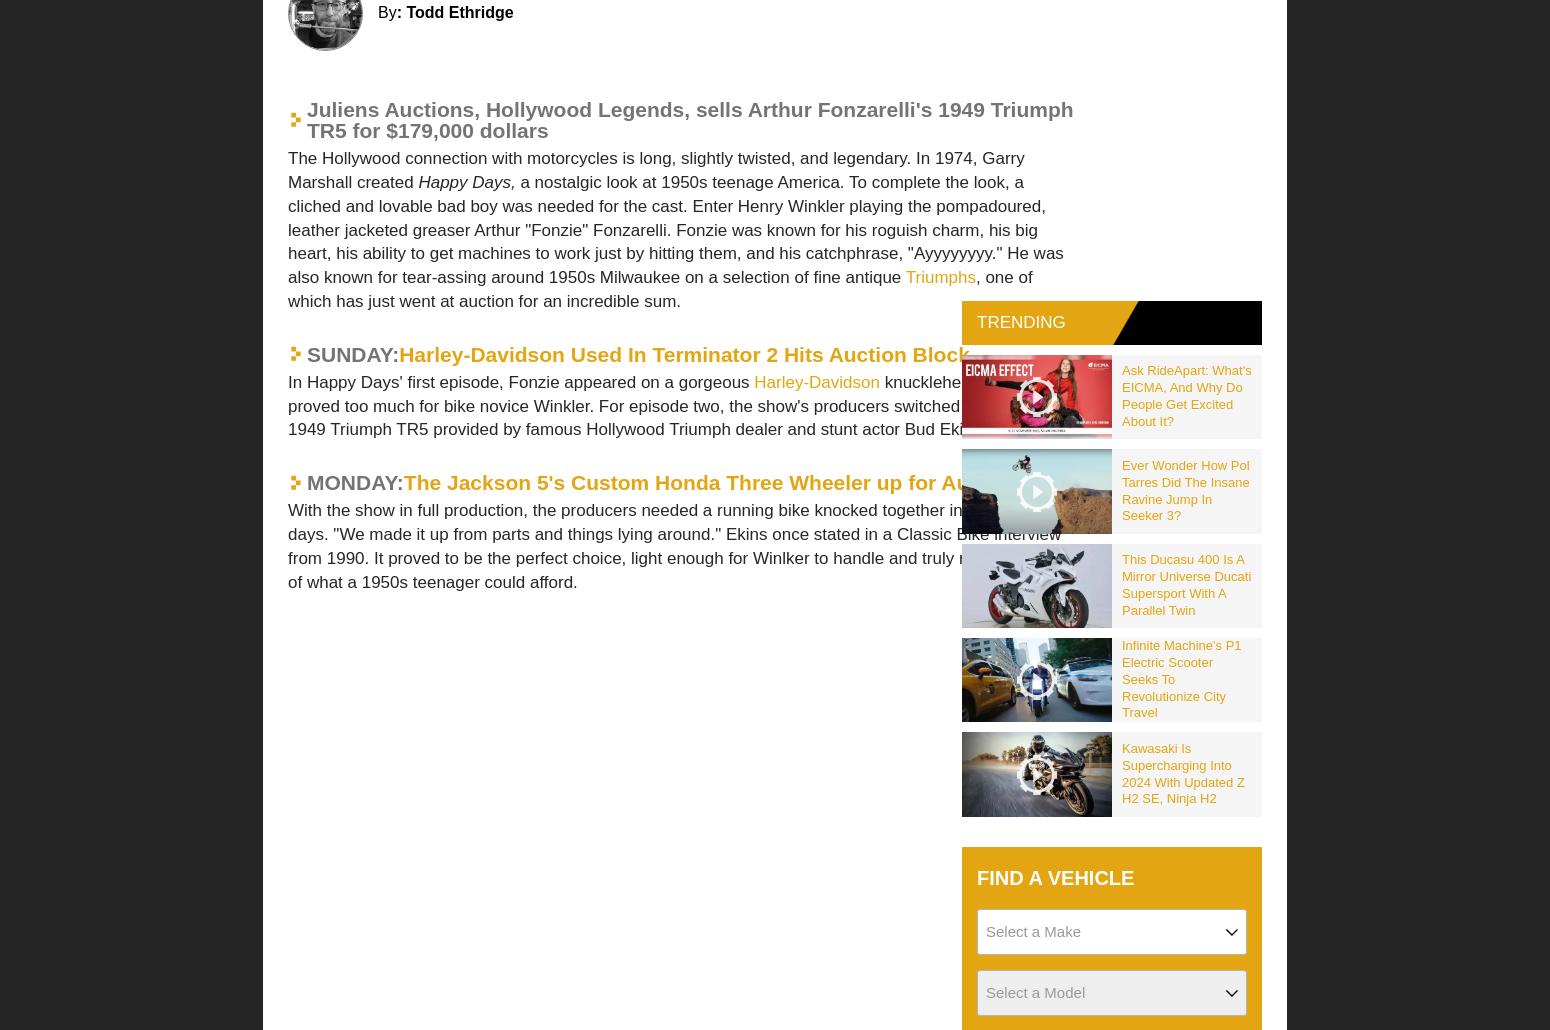 The width and height of the screenshot is (1550, 1030). Describe the element at coordinates (548, 437) in the screenshot. I see `'Harley-Davidson'` at that location.